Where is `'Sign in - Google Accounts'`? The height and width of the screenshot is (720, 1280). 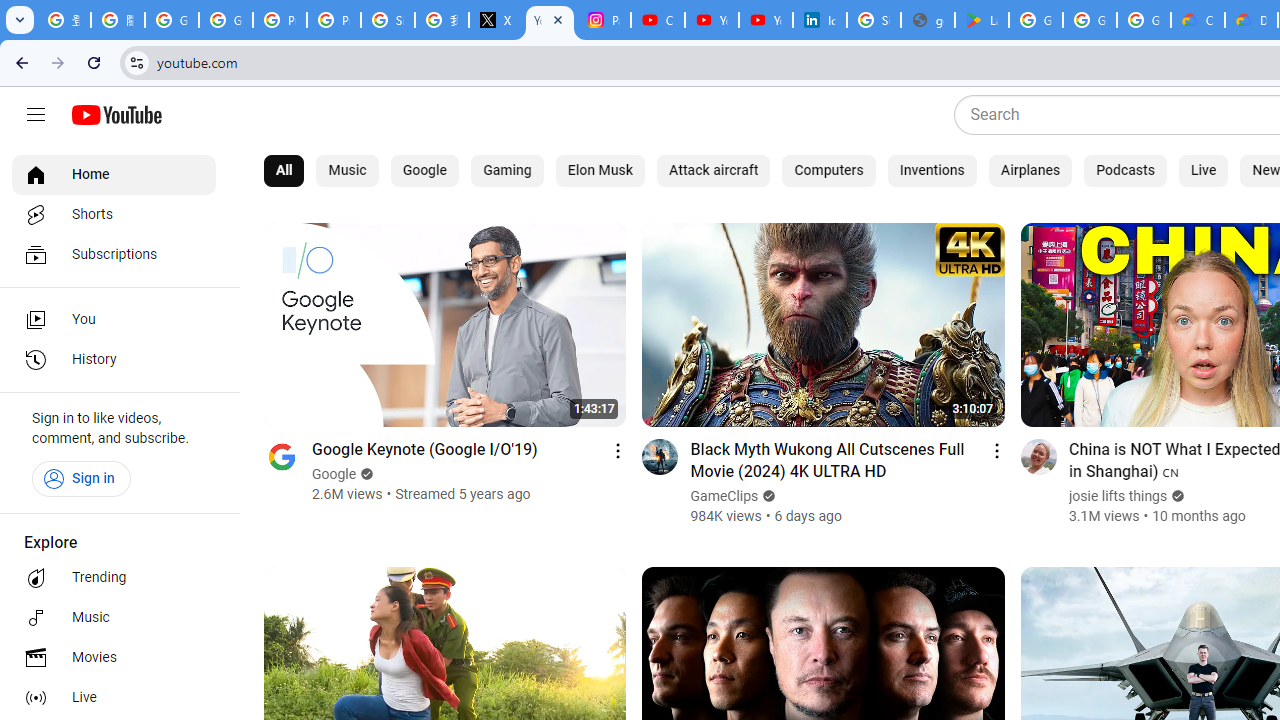 'Sign in - Google Accounts' is located at coordinates (874, 20).